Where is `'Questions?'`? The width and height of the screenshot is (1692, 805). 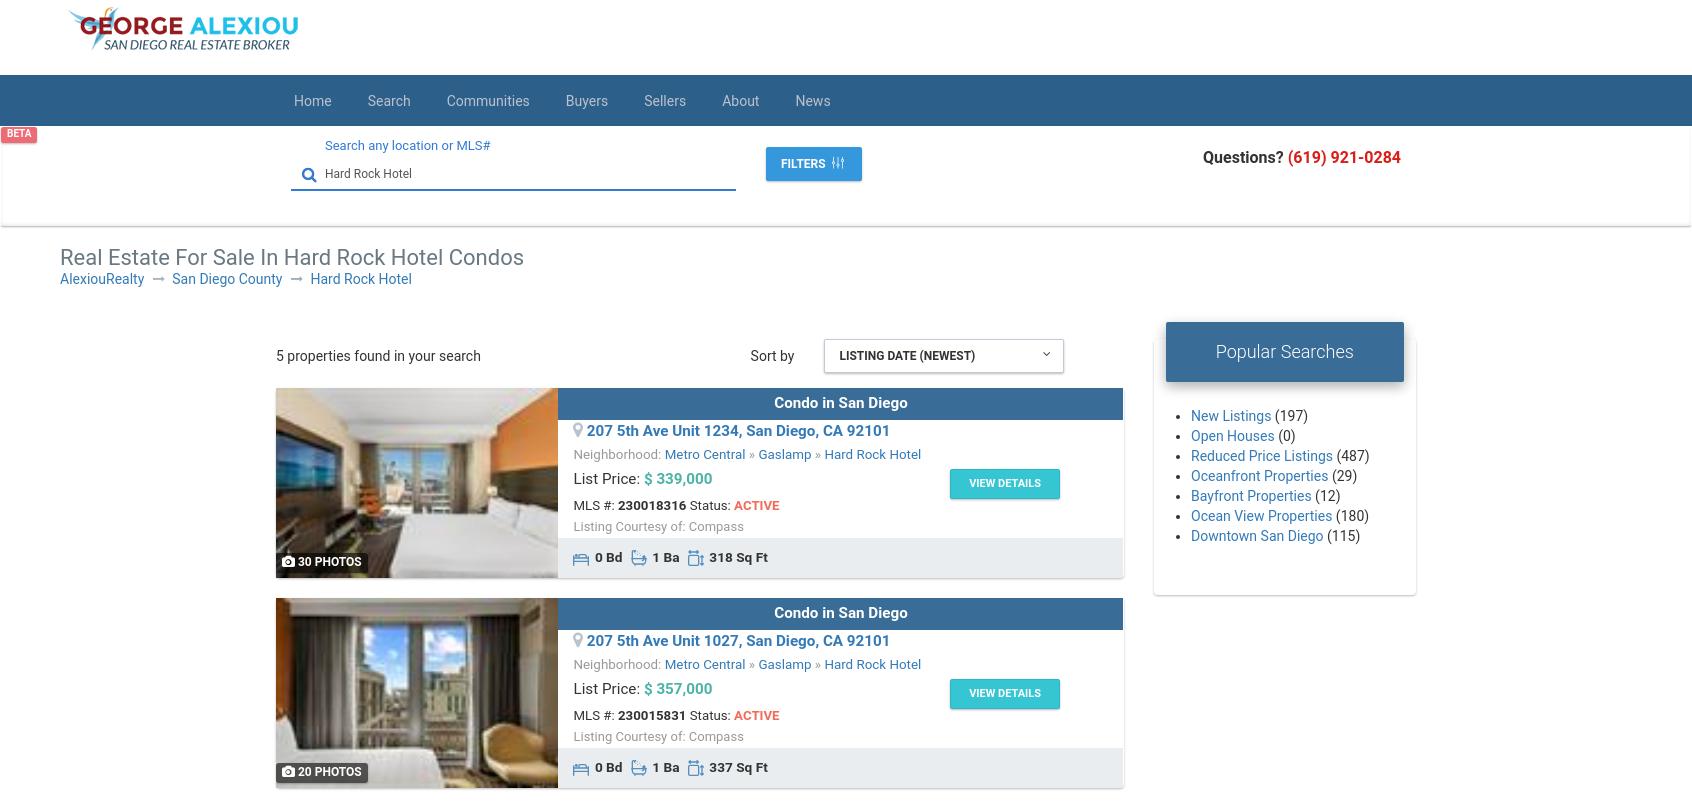
'Questions?' is located at coordinates (1244, 157).